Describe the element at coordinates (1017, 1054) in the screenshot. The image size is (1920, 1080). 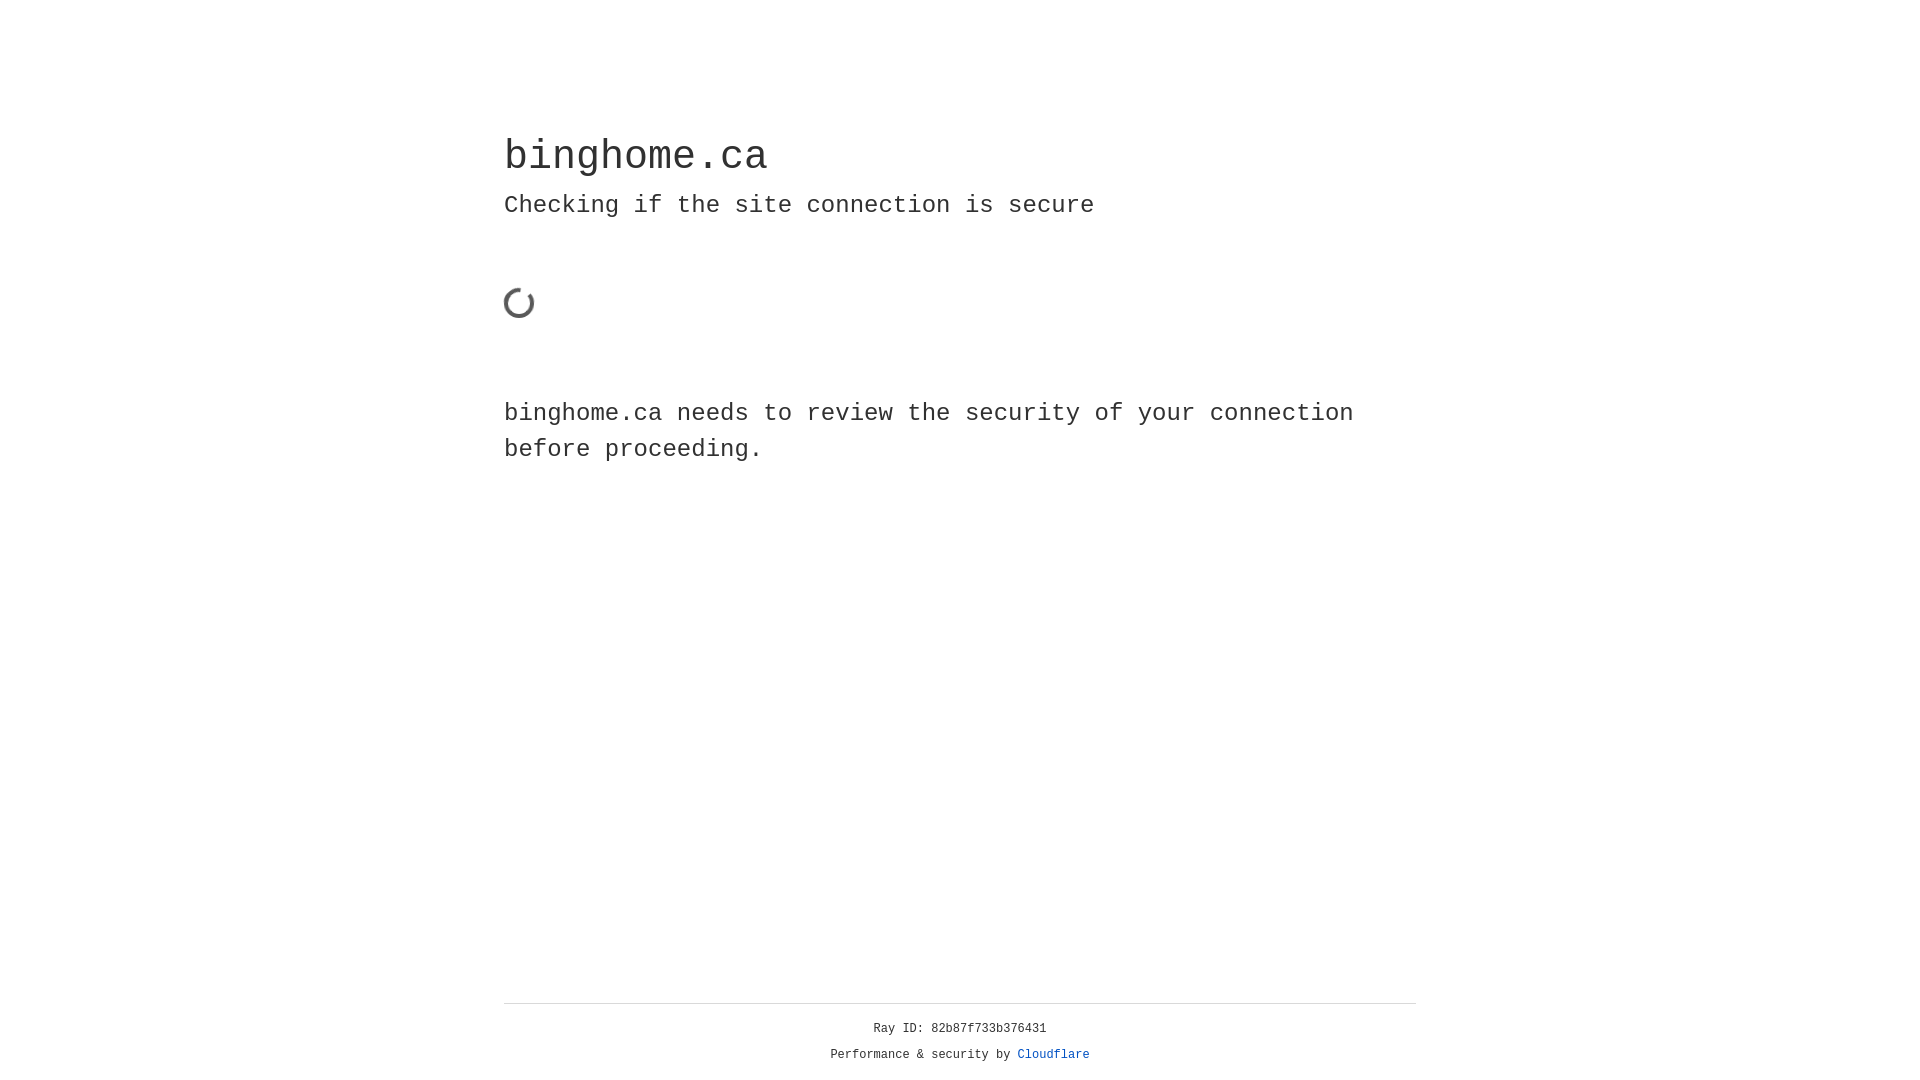
I see `'Cloudflare'` at that location.